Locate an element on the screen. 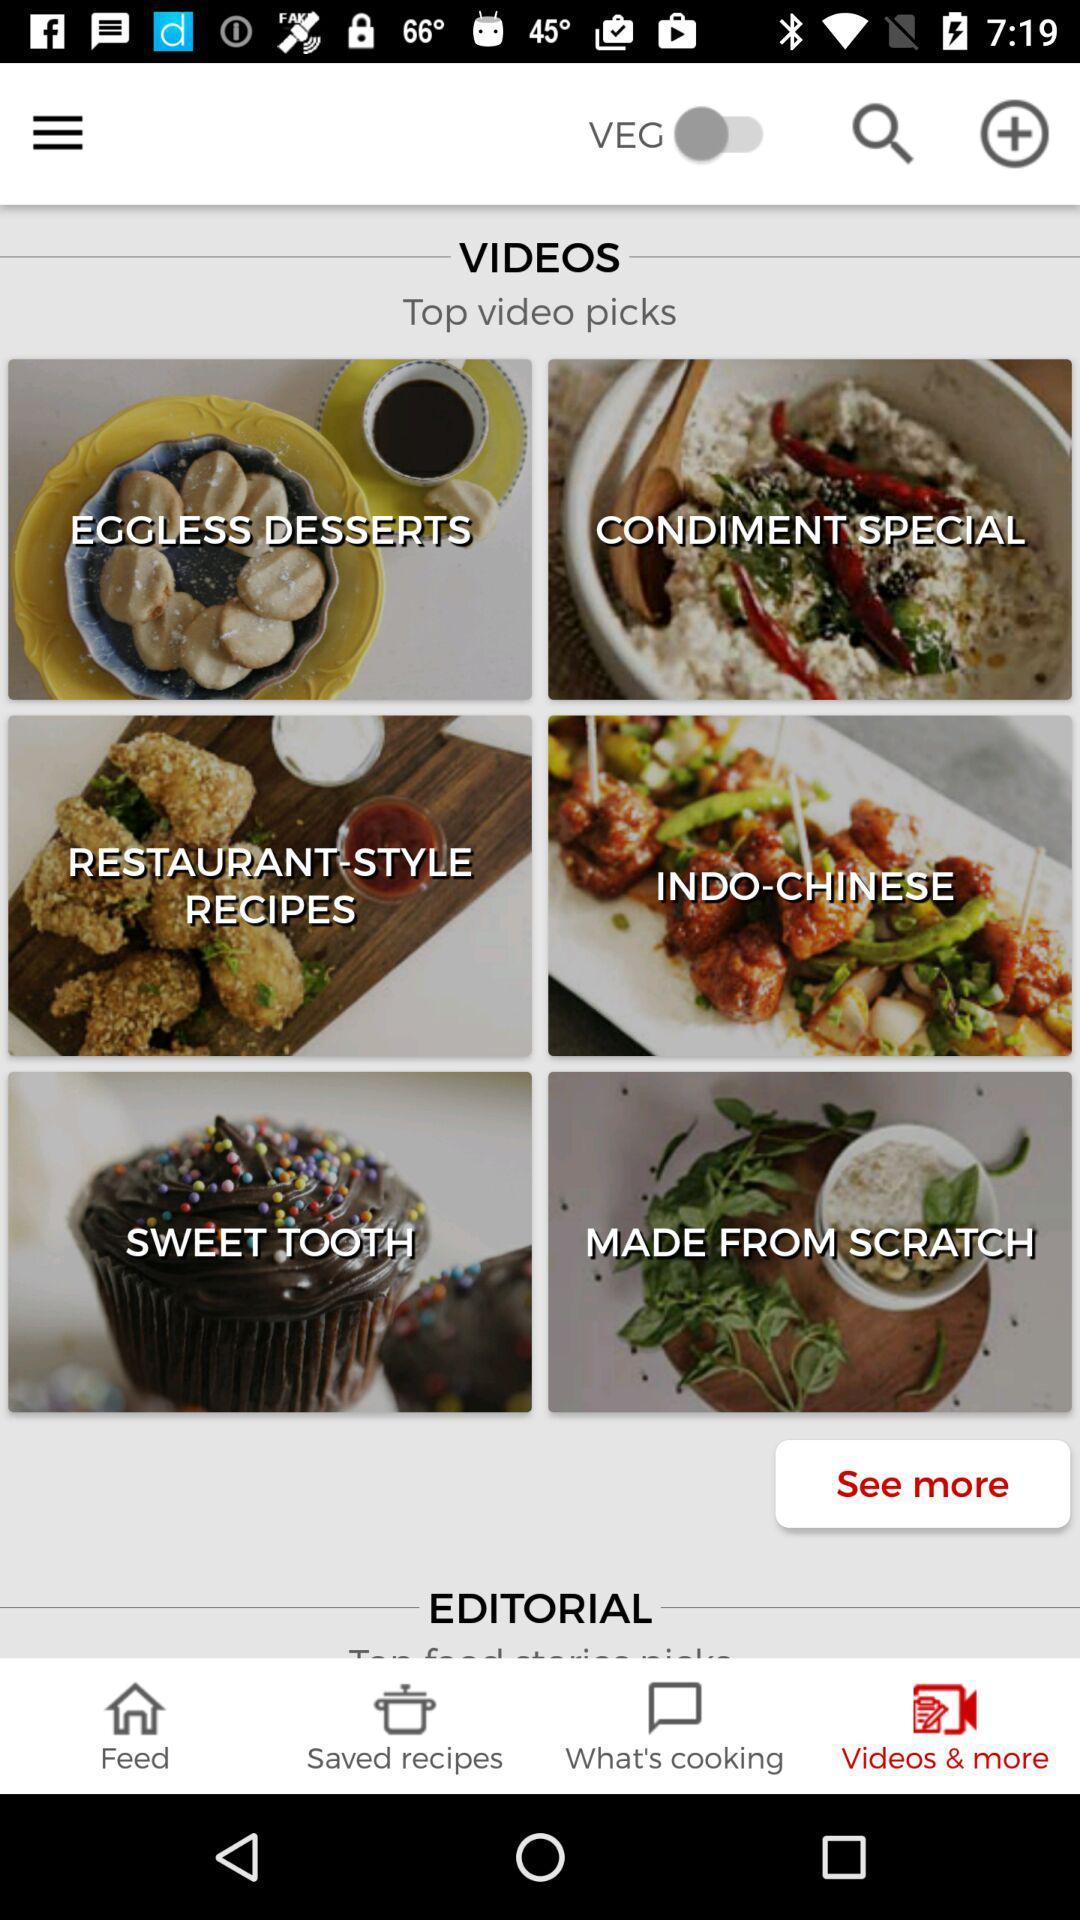 The image size is (1080, 1920). the what's cooking icon is located at coordinates (675, 1725).